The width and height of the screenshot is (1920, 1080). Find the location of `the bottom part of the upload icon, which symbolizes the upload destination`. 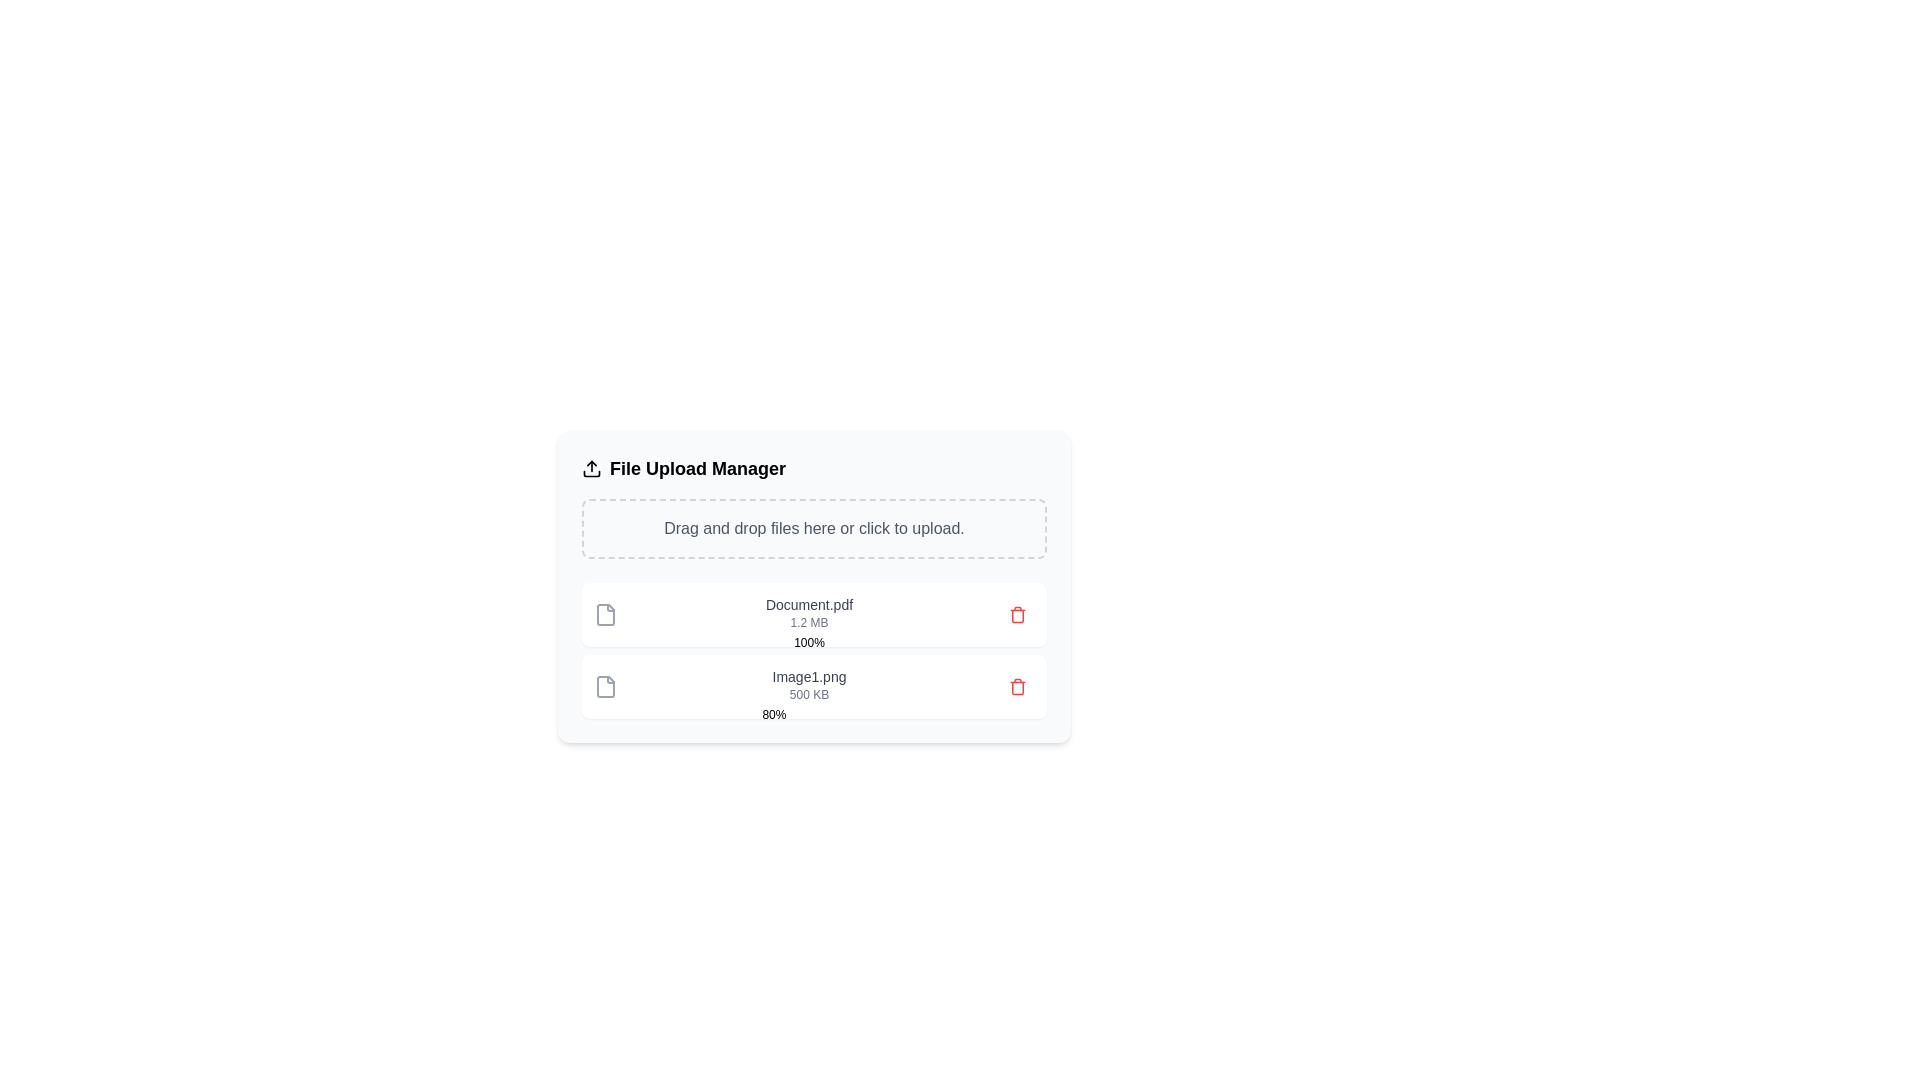

the bottom part of the upload icon, which symbolizes the upload destination is located at coordinates (590, 474).